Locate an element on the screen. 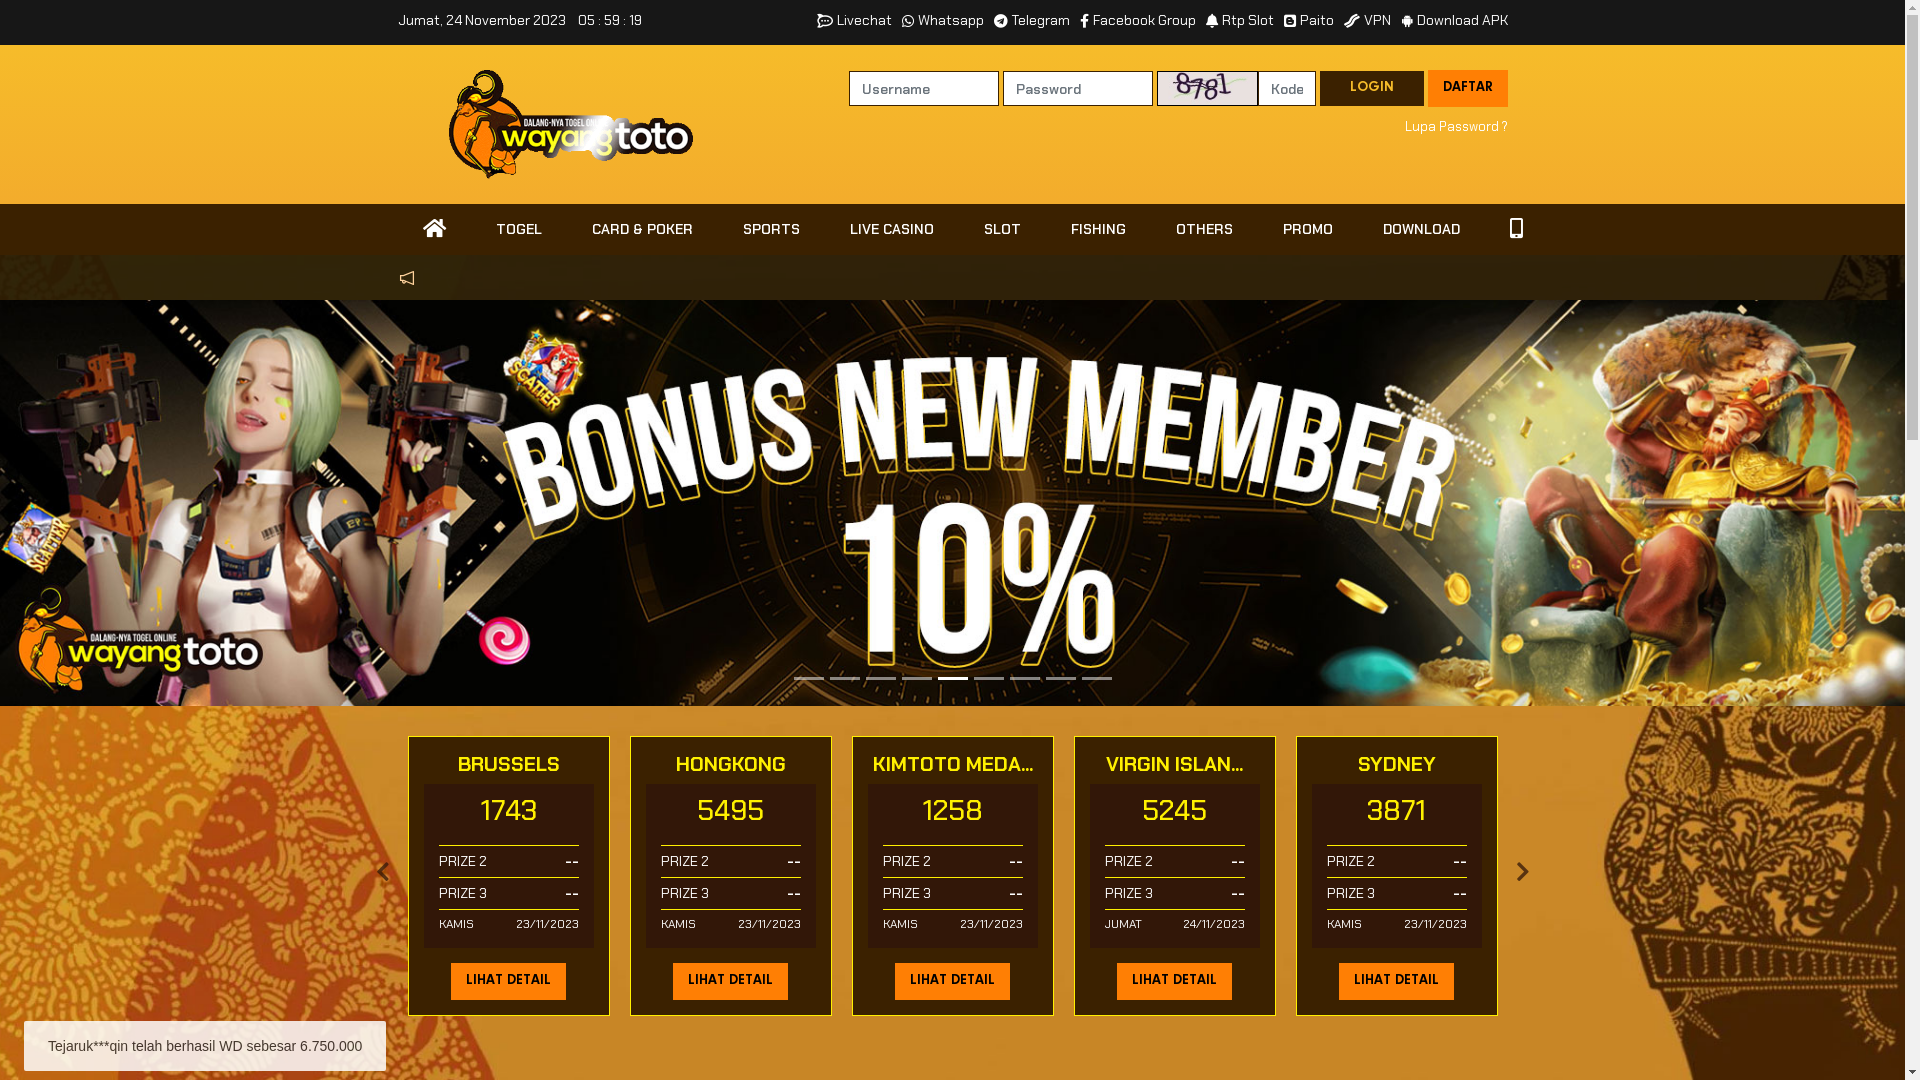  'Next' is located at coordinates (1512, 874).